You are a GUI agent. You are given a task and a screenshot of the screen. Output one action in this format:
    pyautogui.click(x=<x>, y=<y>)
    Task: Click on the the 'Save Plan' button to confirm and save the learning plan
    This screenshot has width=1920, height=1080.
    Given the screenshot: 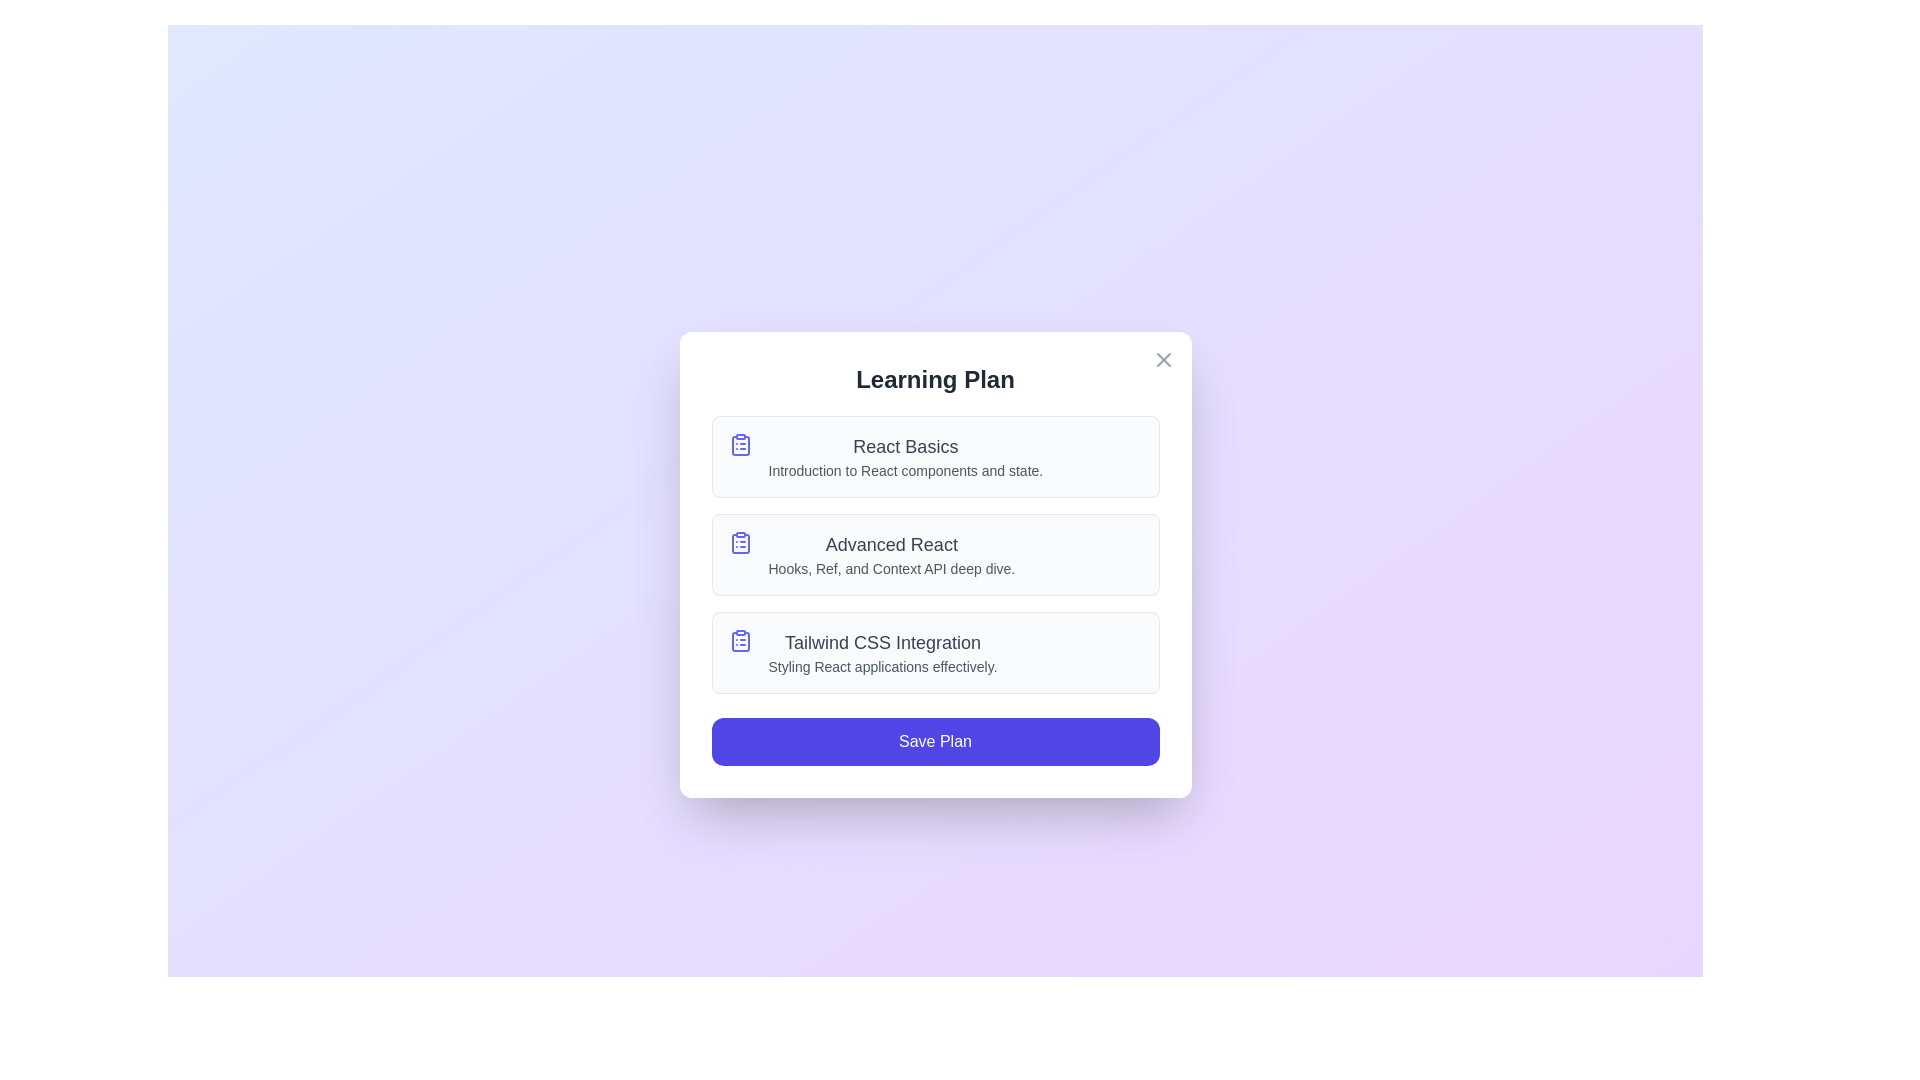 What is the action you would take?
    pyautogui.click(x=934, y=741)
    